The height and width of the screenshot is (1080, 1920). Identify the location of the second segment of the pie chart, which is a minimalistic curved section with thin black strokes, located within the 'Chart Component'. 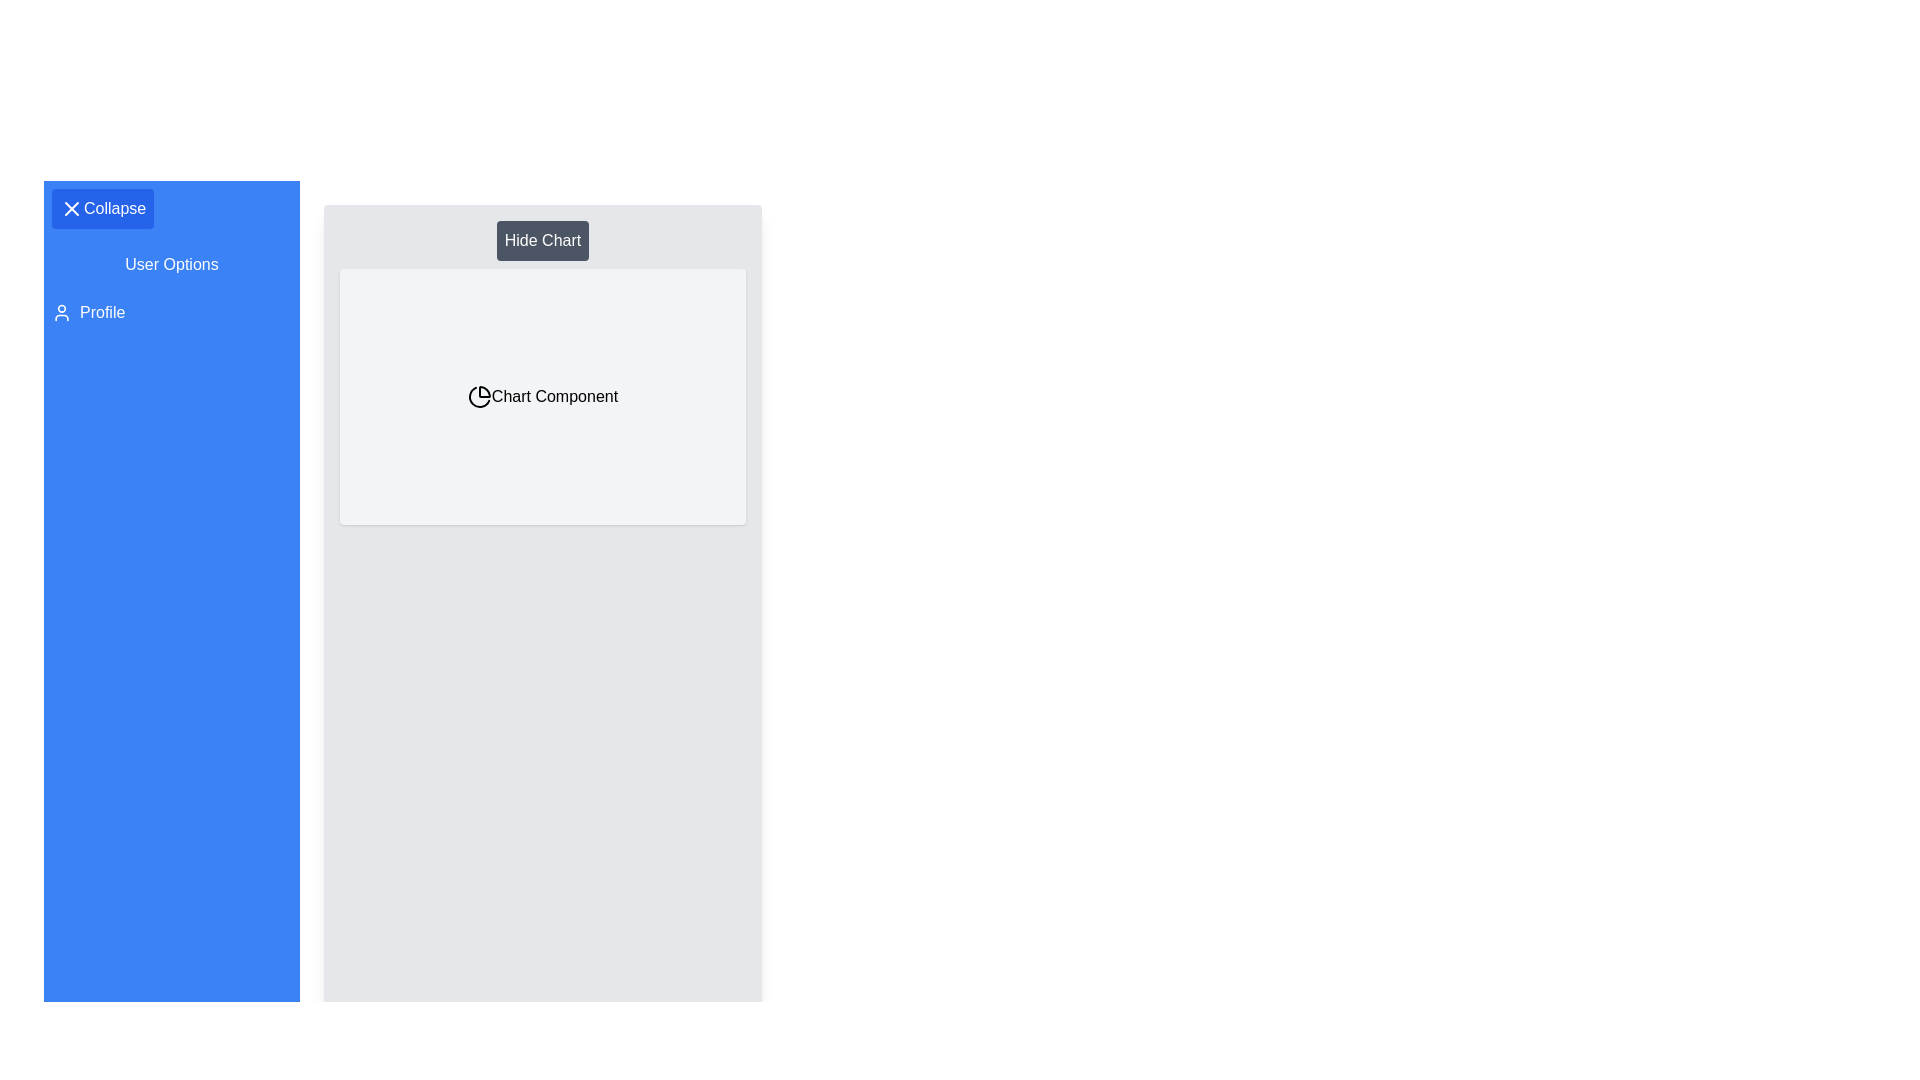
(478, 397).